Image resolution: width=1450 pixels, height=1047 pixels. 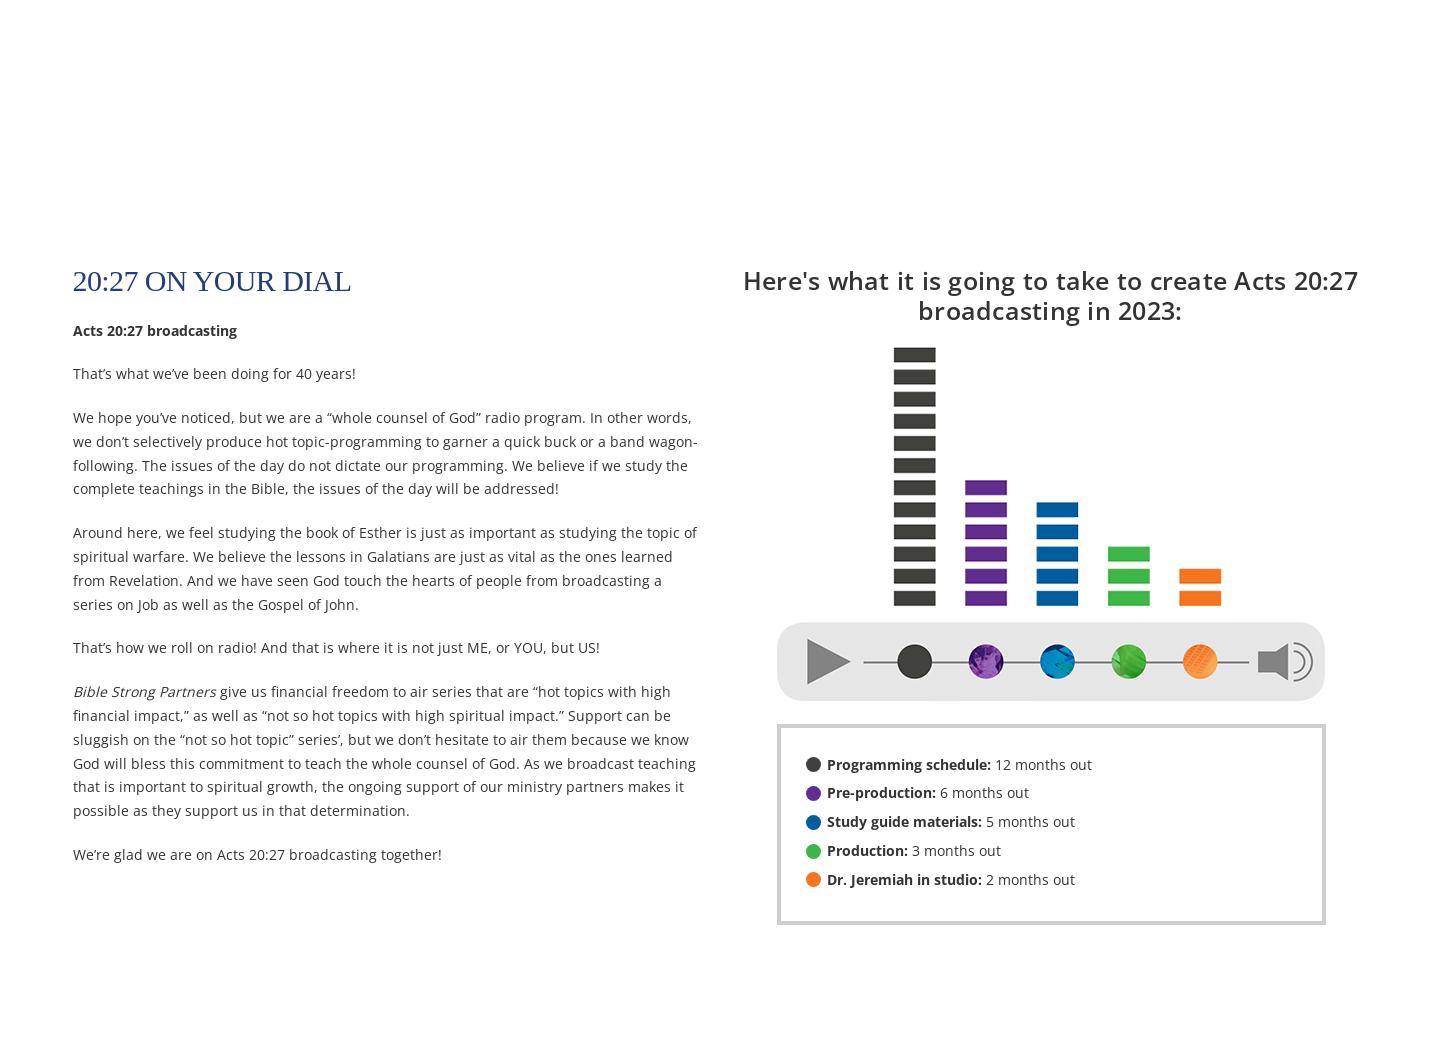 I want to click on 'Study guide materials:', so click(x=902, y=821).